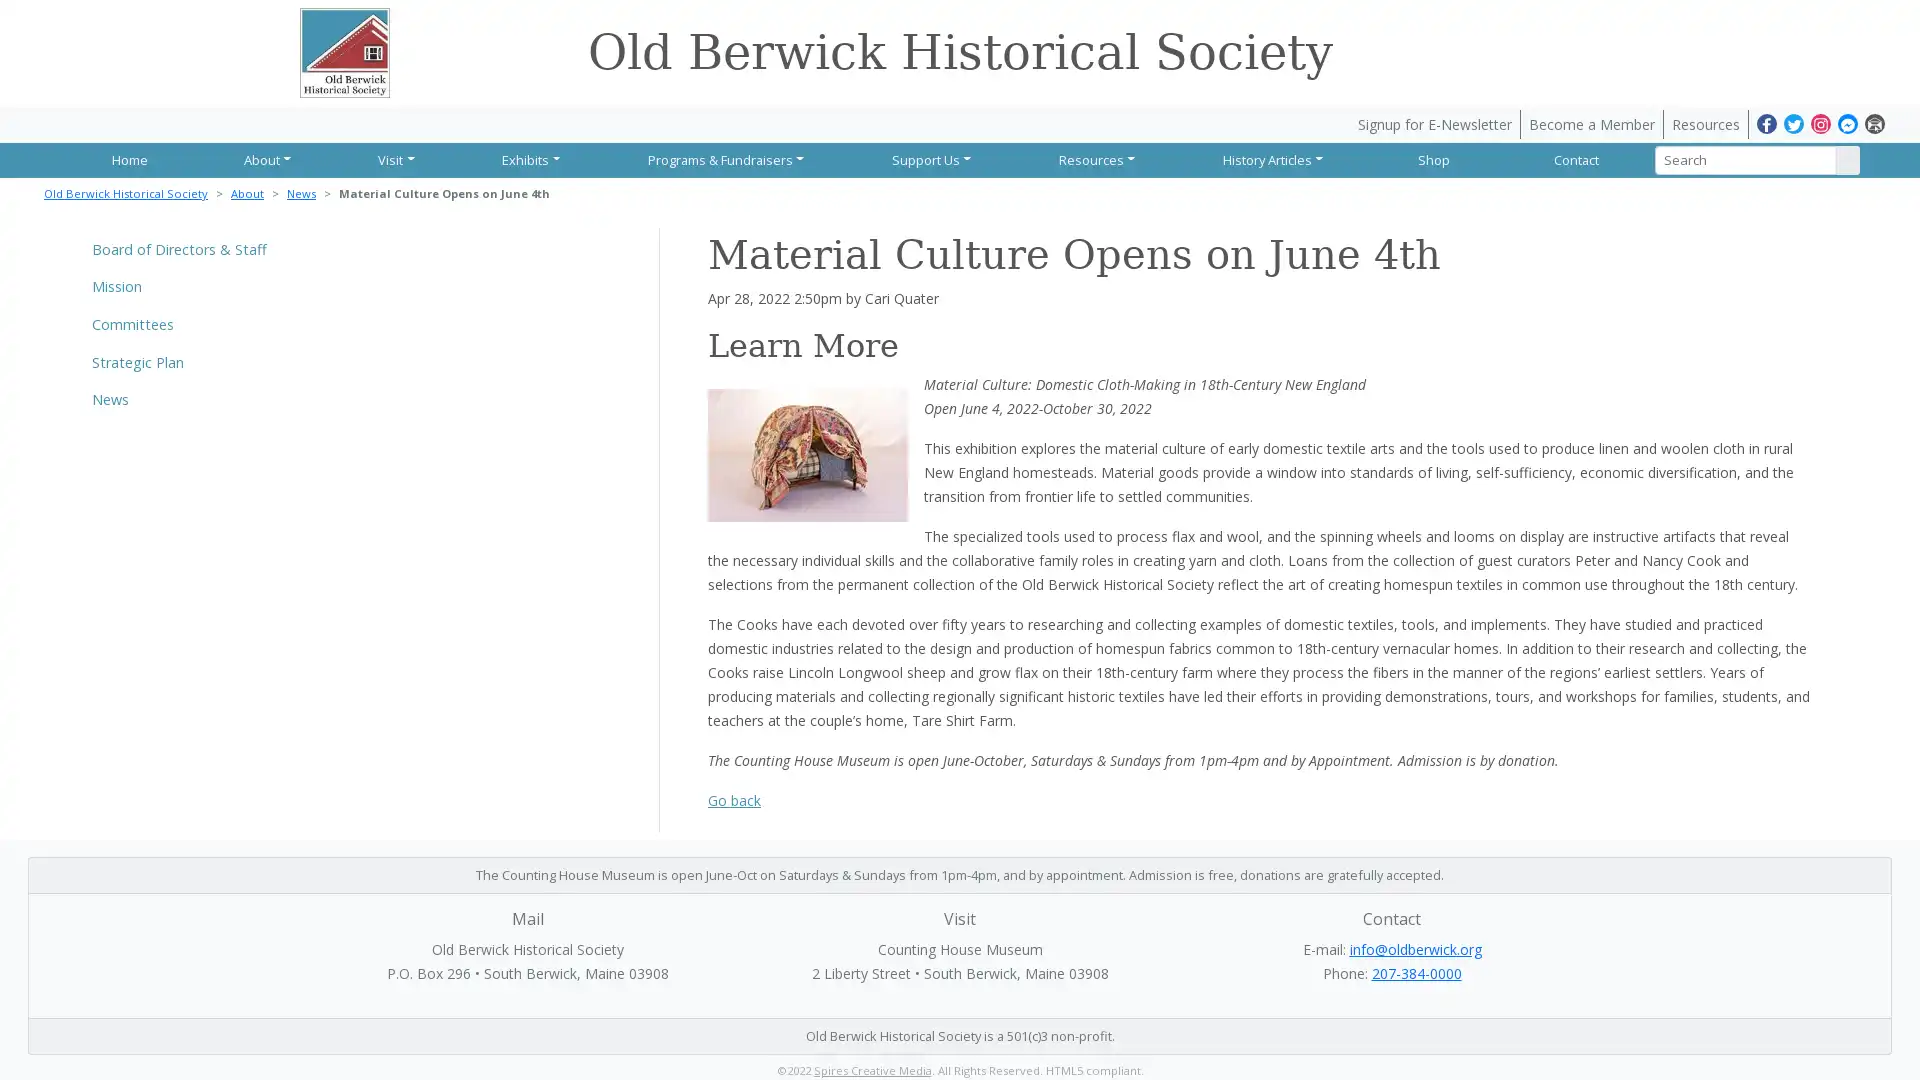  What do you see at coordinates (1090, 158) in the screenshot?
I see `Resources` at bounding box center [1090, 158].